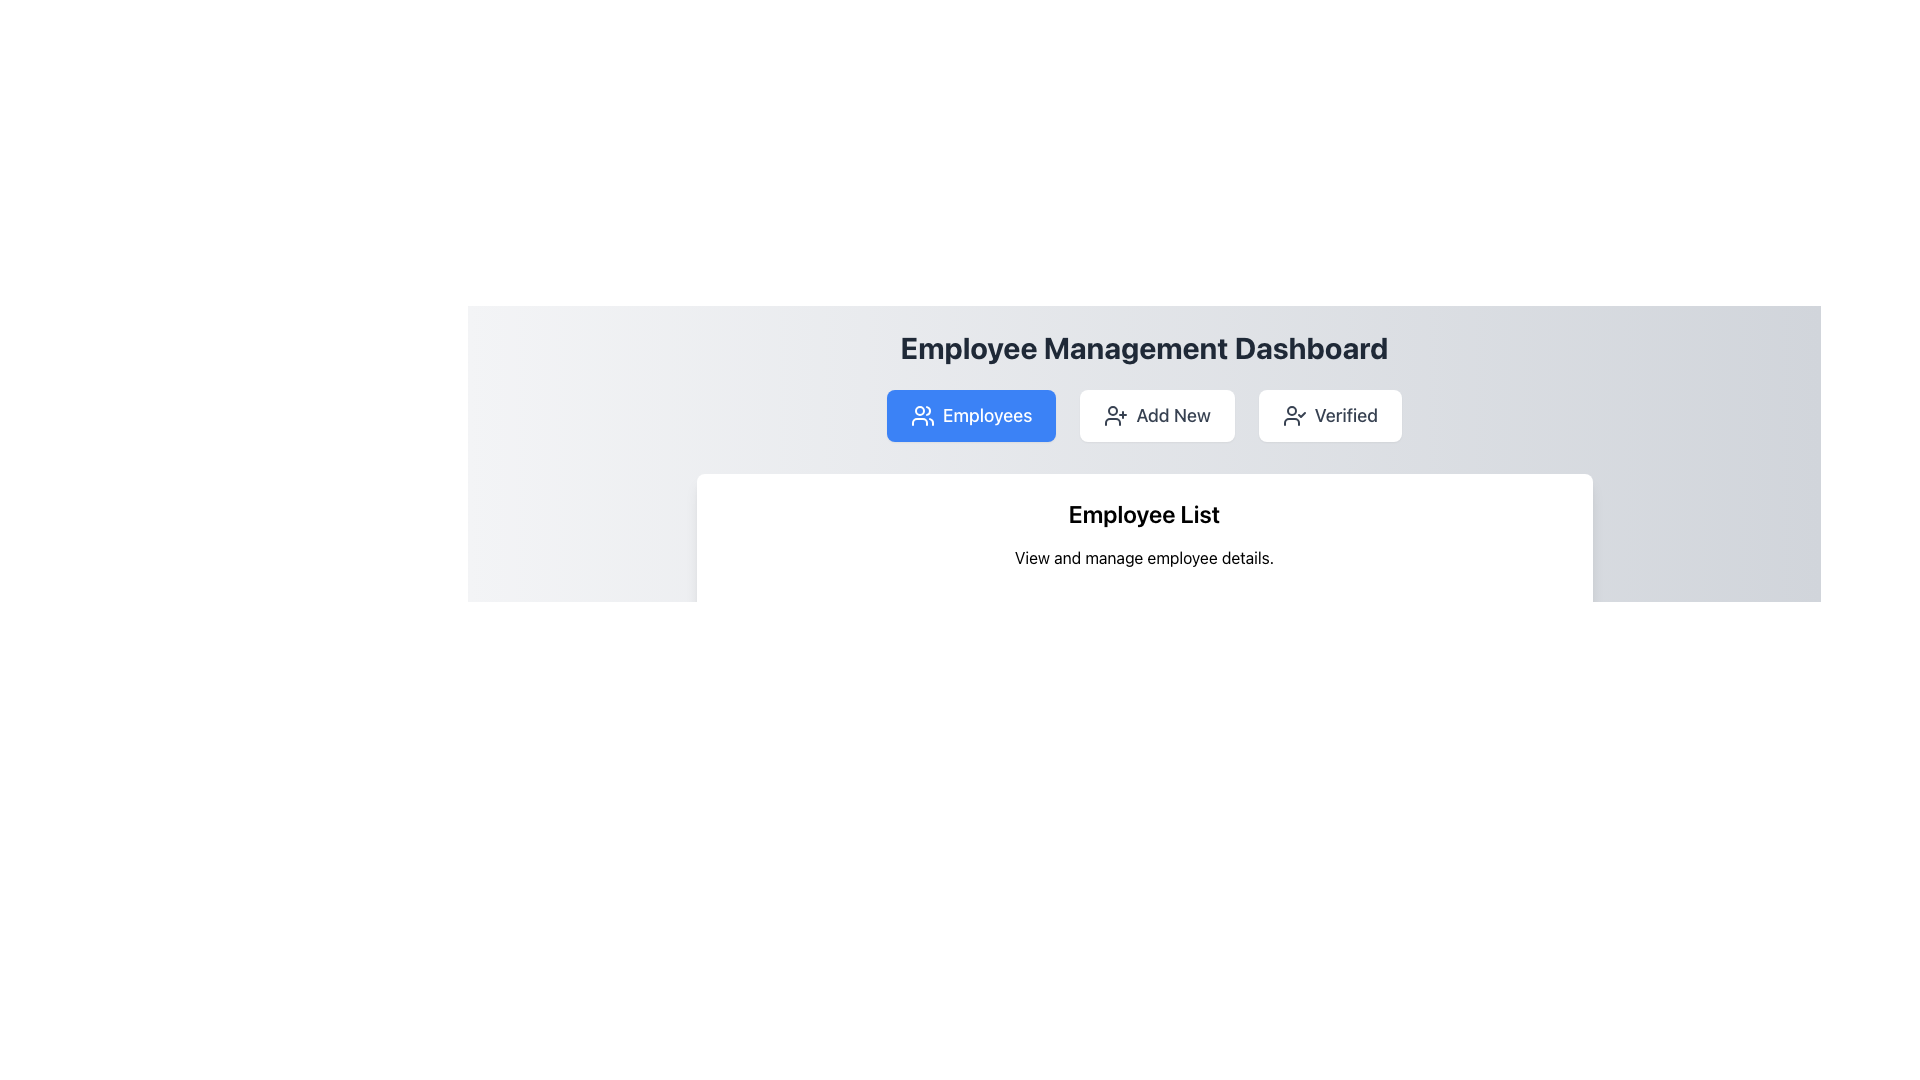  What do you see at coordinates (1115, 415) in the screenshot?
I see `the user addition icon, which displays a user silhouette with a plus sign, located within the 'Add New' button in the top navigation bar` at bounding box center [1115, 415].